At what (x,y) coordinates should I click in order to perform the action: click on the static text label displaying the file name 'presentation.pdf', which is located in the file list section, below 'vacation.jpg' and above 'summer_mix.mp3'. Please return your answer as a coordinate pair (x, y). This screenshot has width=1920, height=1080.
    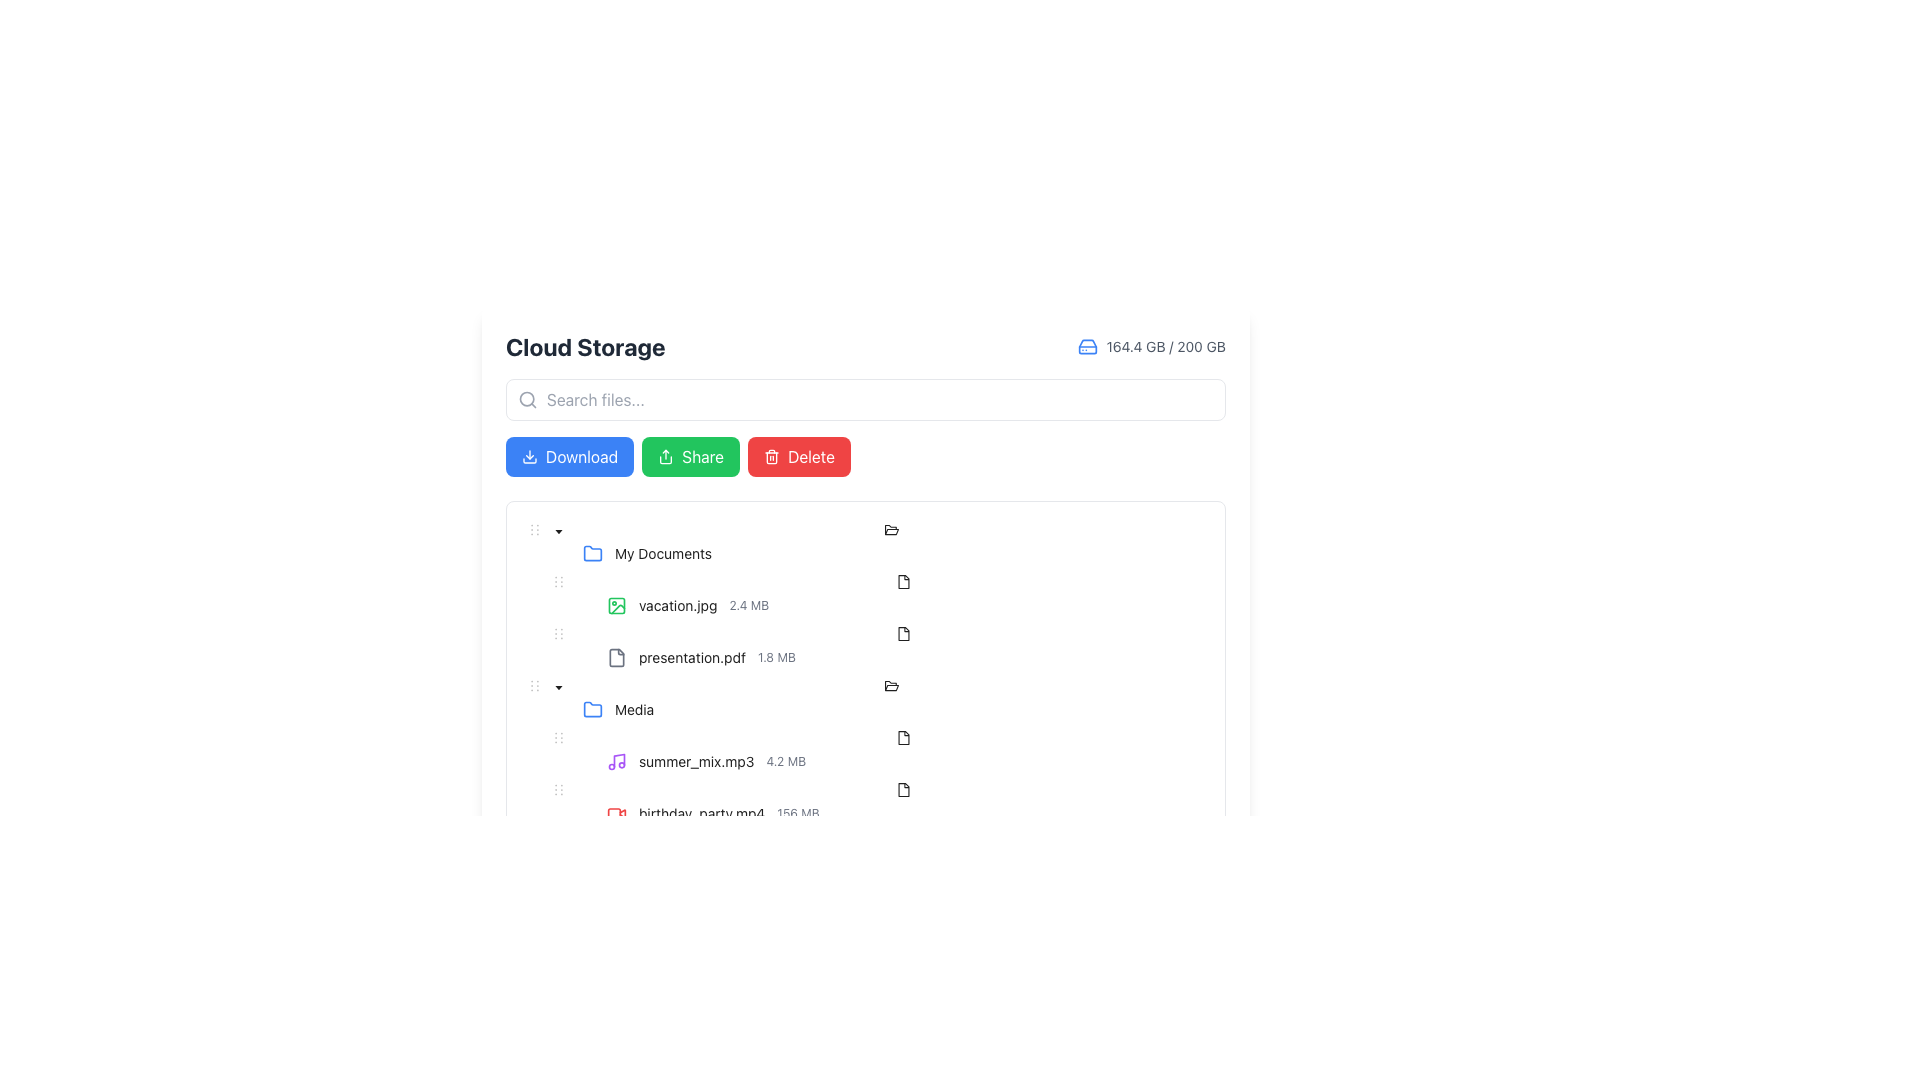
    Looking at the image, I should click on (692, 658).